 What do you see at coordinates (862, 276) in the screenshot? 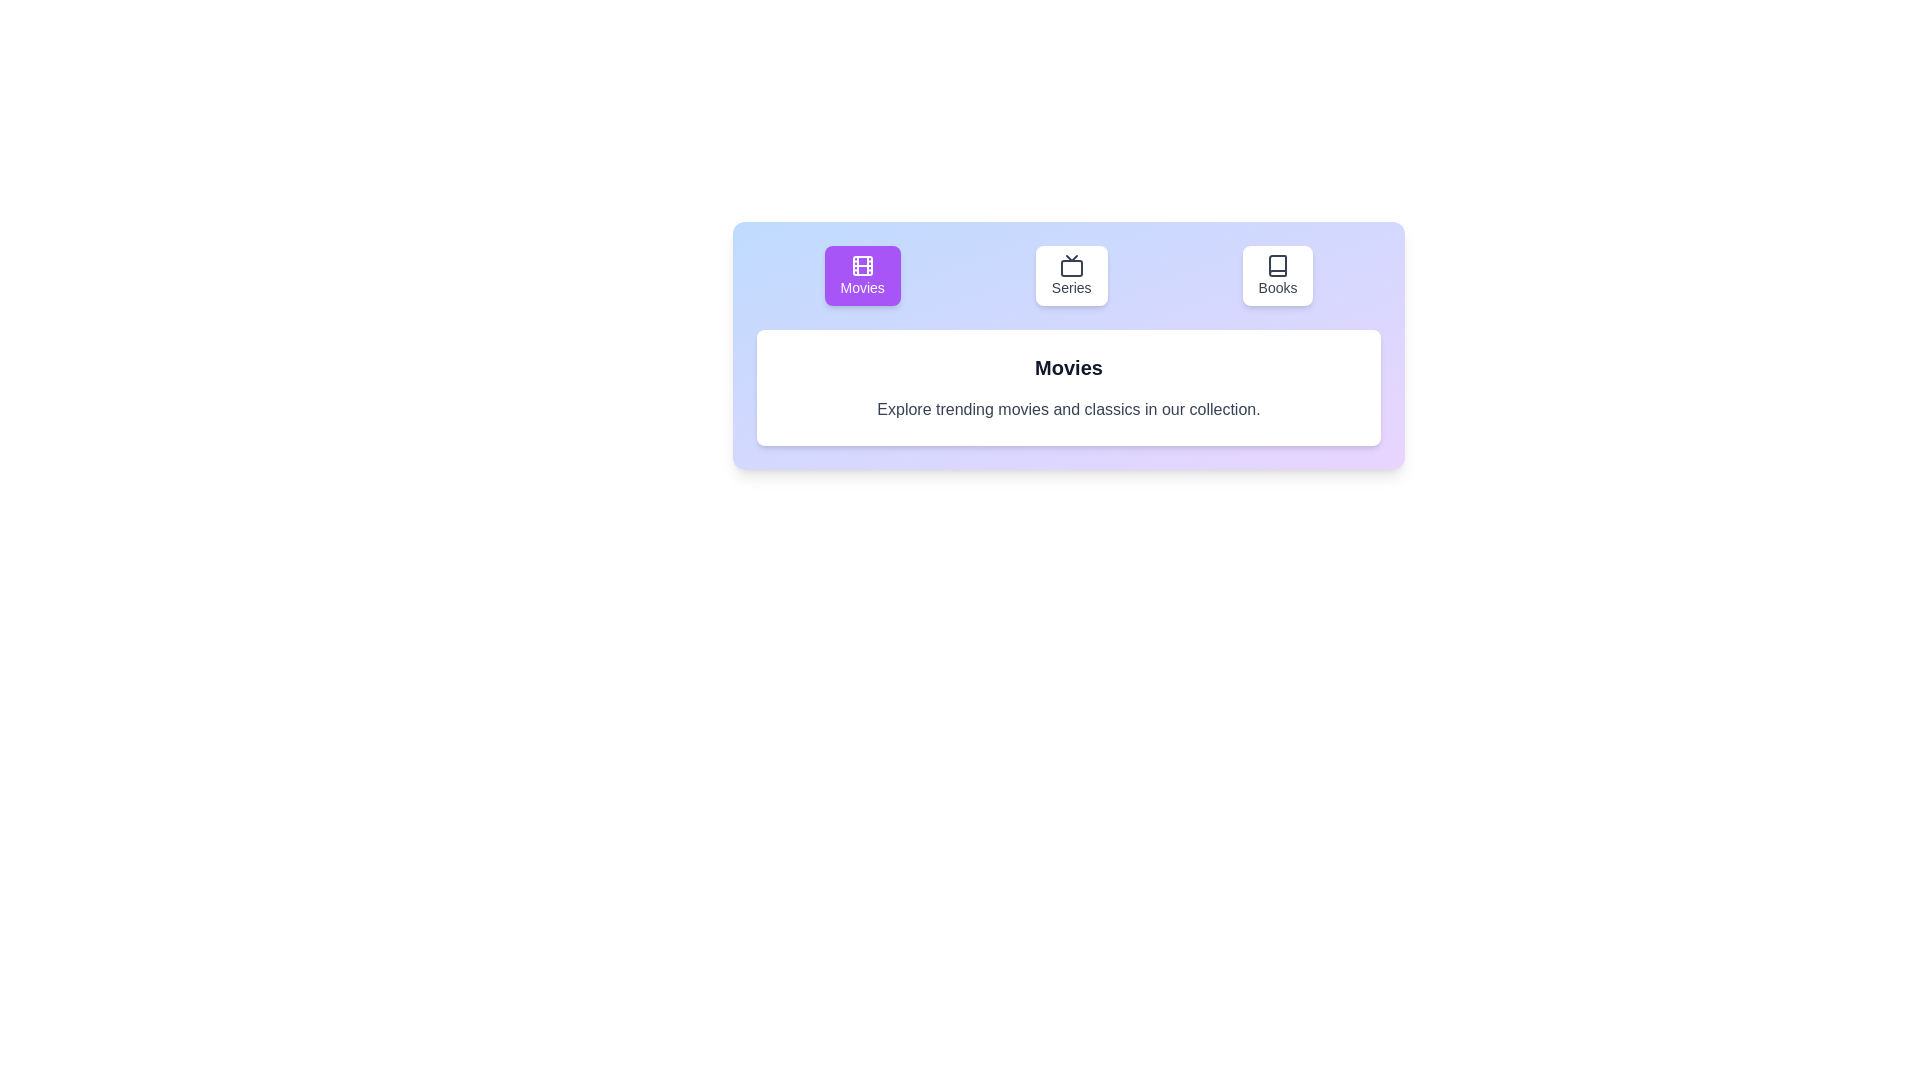
I see `the Movies tab by clicking on its button` at bounding box center [862, 276].